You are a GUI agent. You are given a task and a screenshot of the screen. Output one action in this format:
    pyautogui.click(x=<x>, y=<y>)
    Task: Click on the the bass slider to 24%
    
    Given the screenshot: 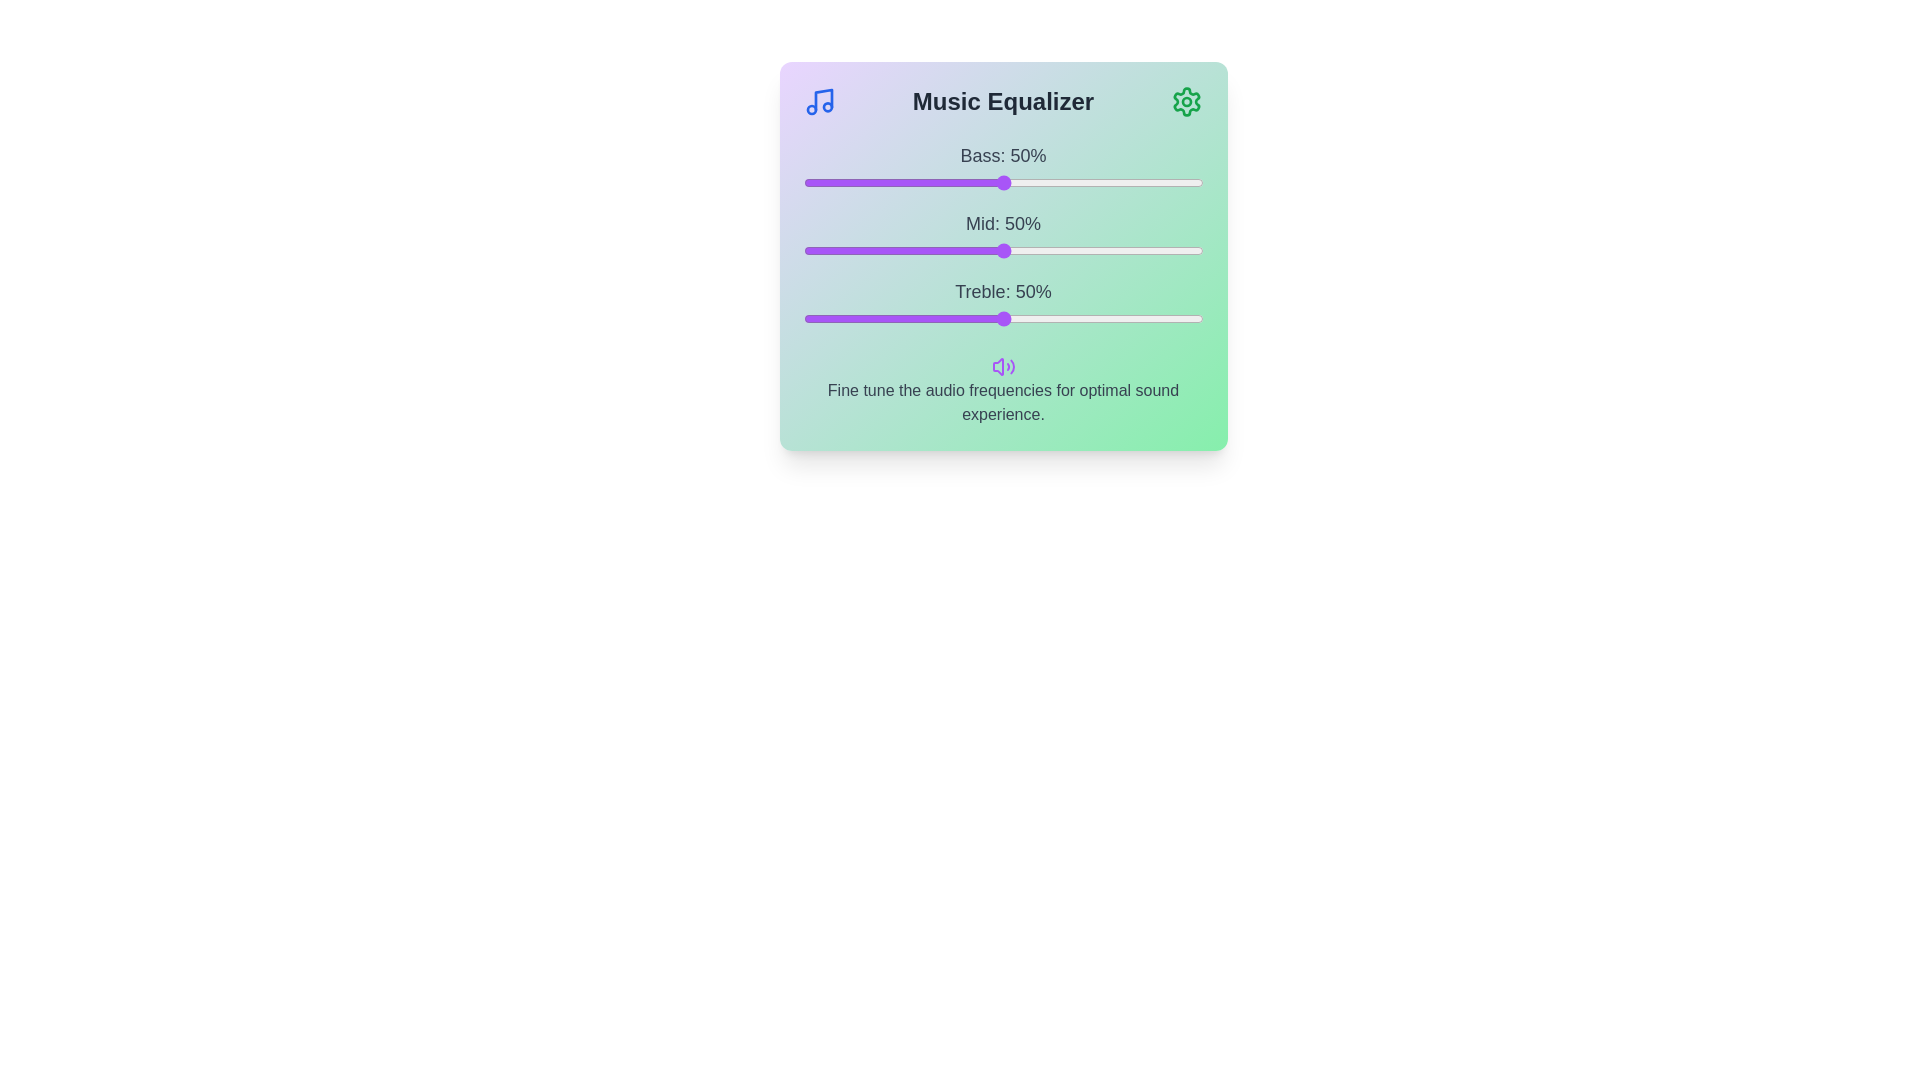 What is the action you would take?
    pyautogui.click(x=898, y=182)
    